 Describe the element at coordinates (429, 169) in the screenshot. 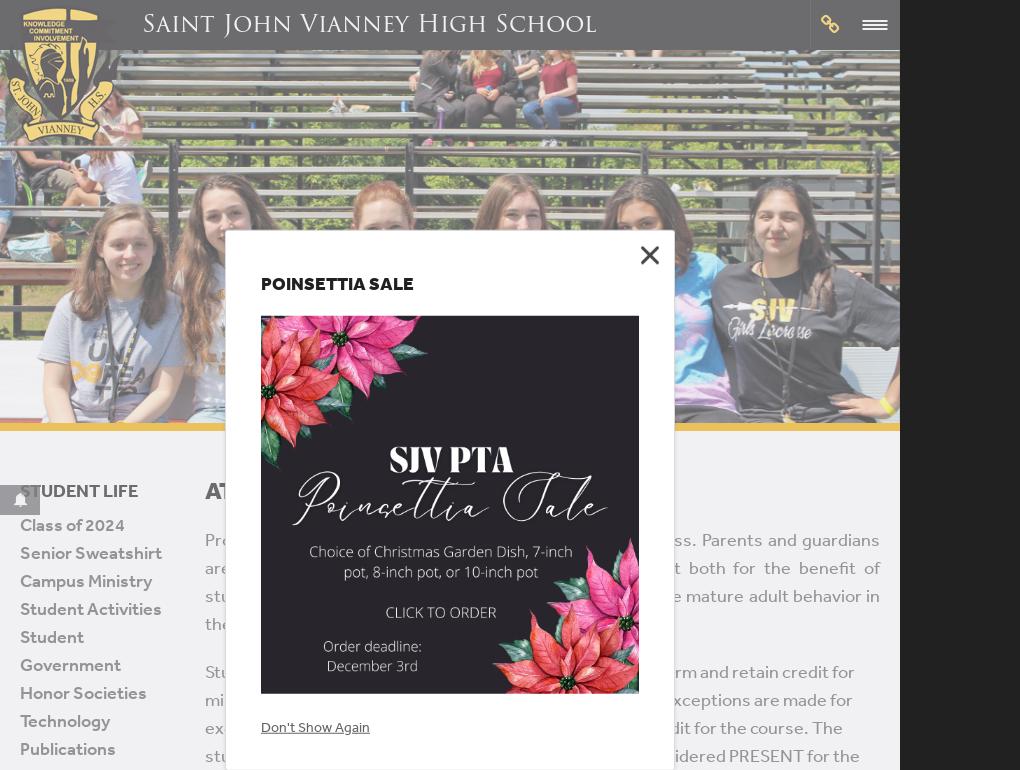

I see `'Academics'` at that location.